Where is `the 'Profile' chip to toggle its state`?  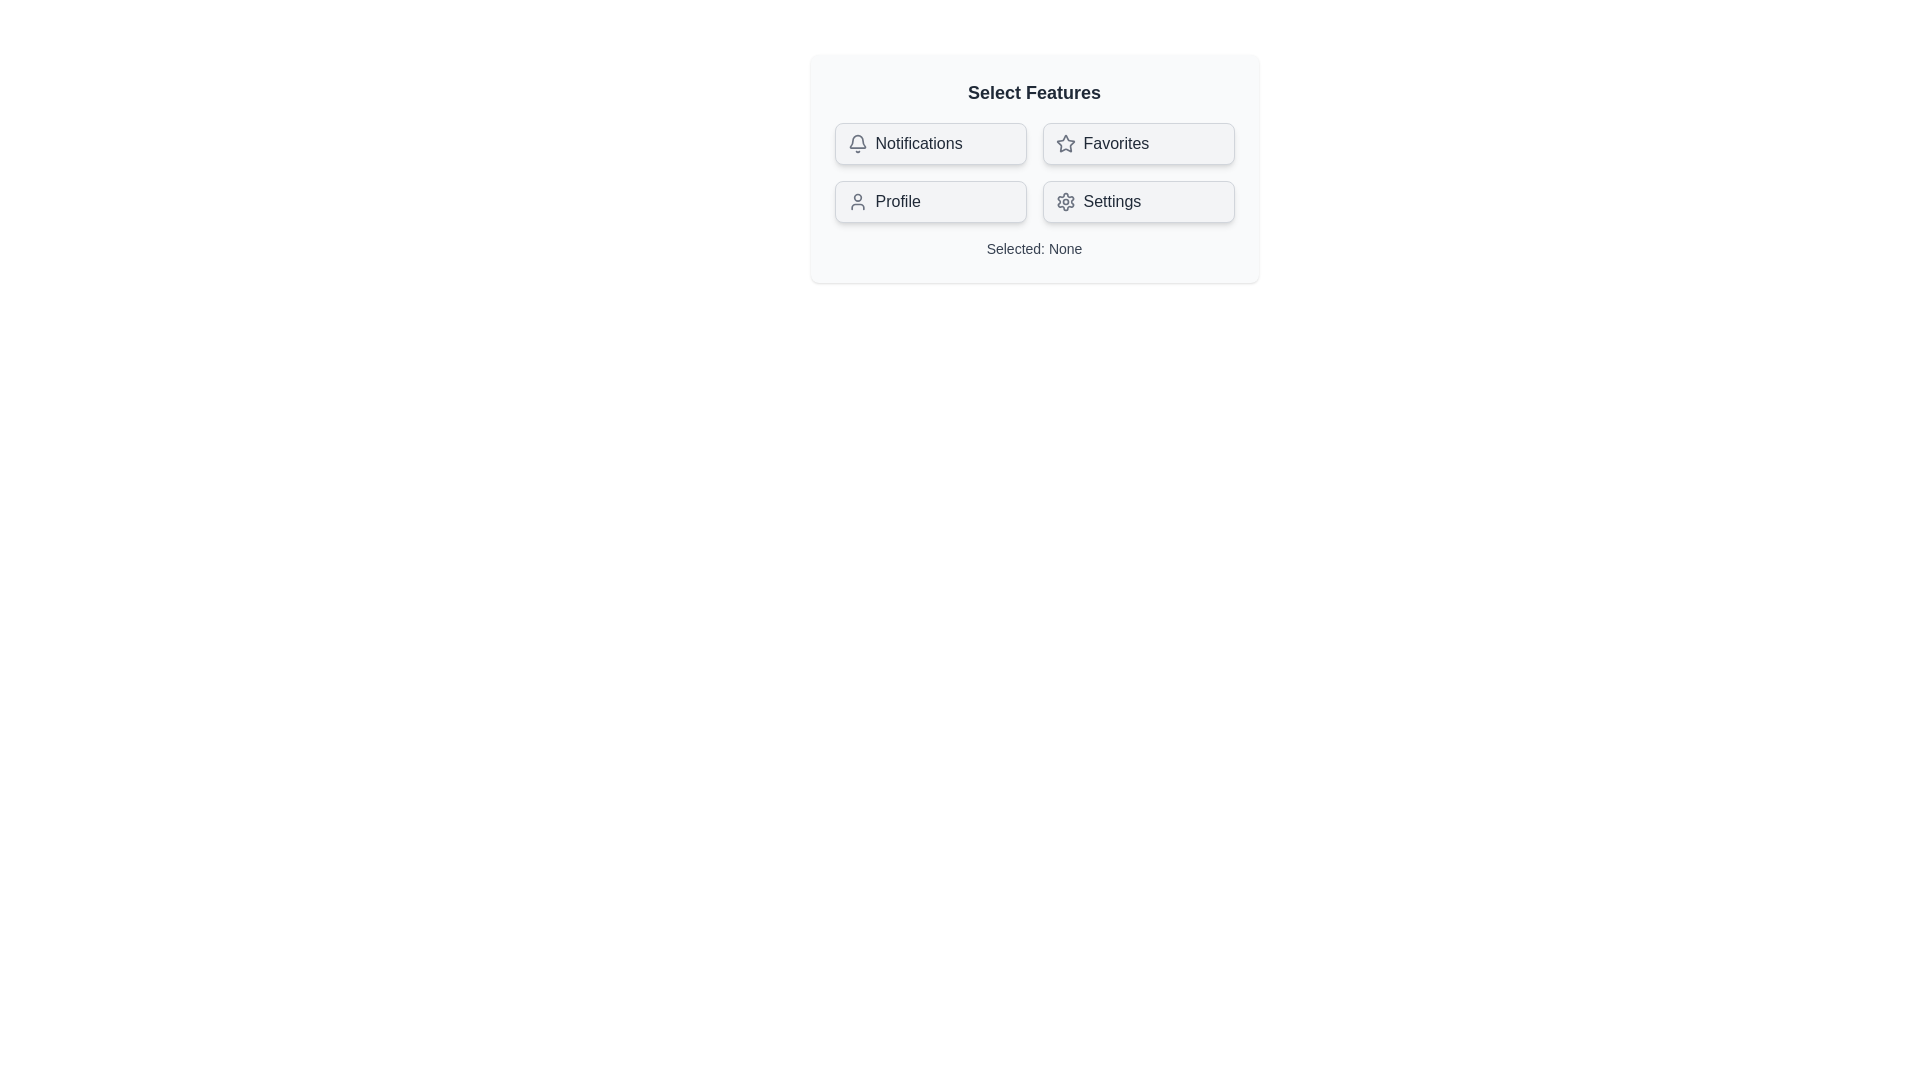 the 'Profile' chip to toggle its state is located at coordinates (929, 201).